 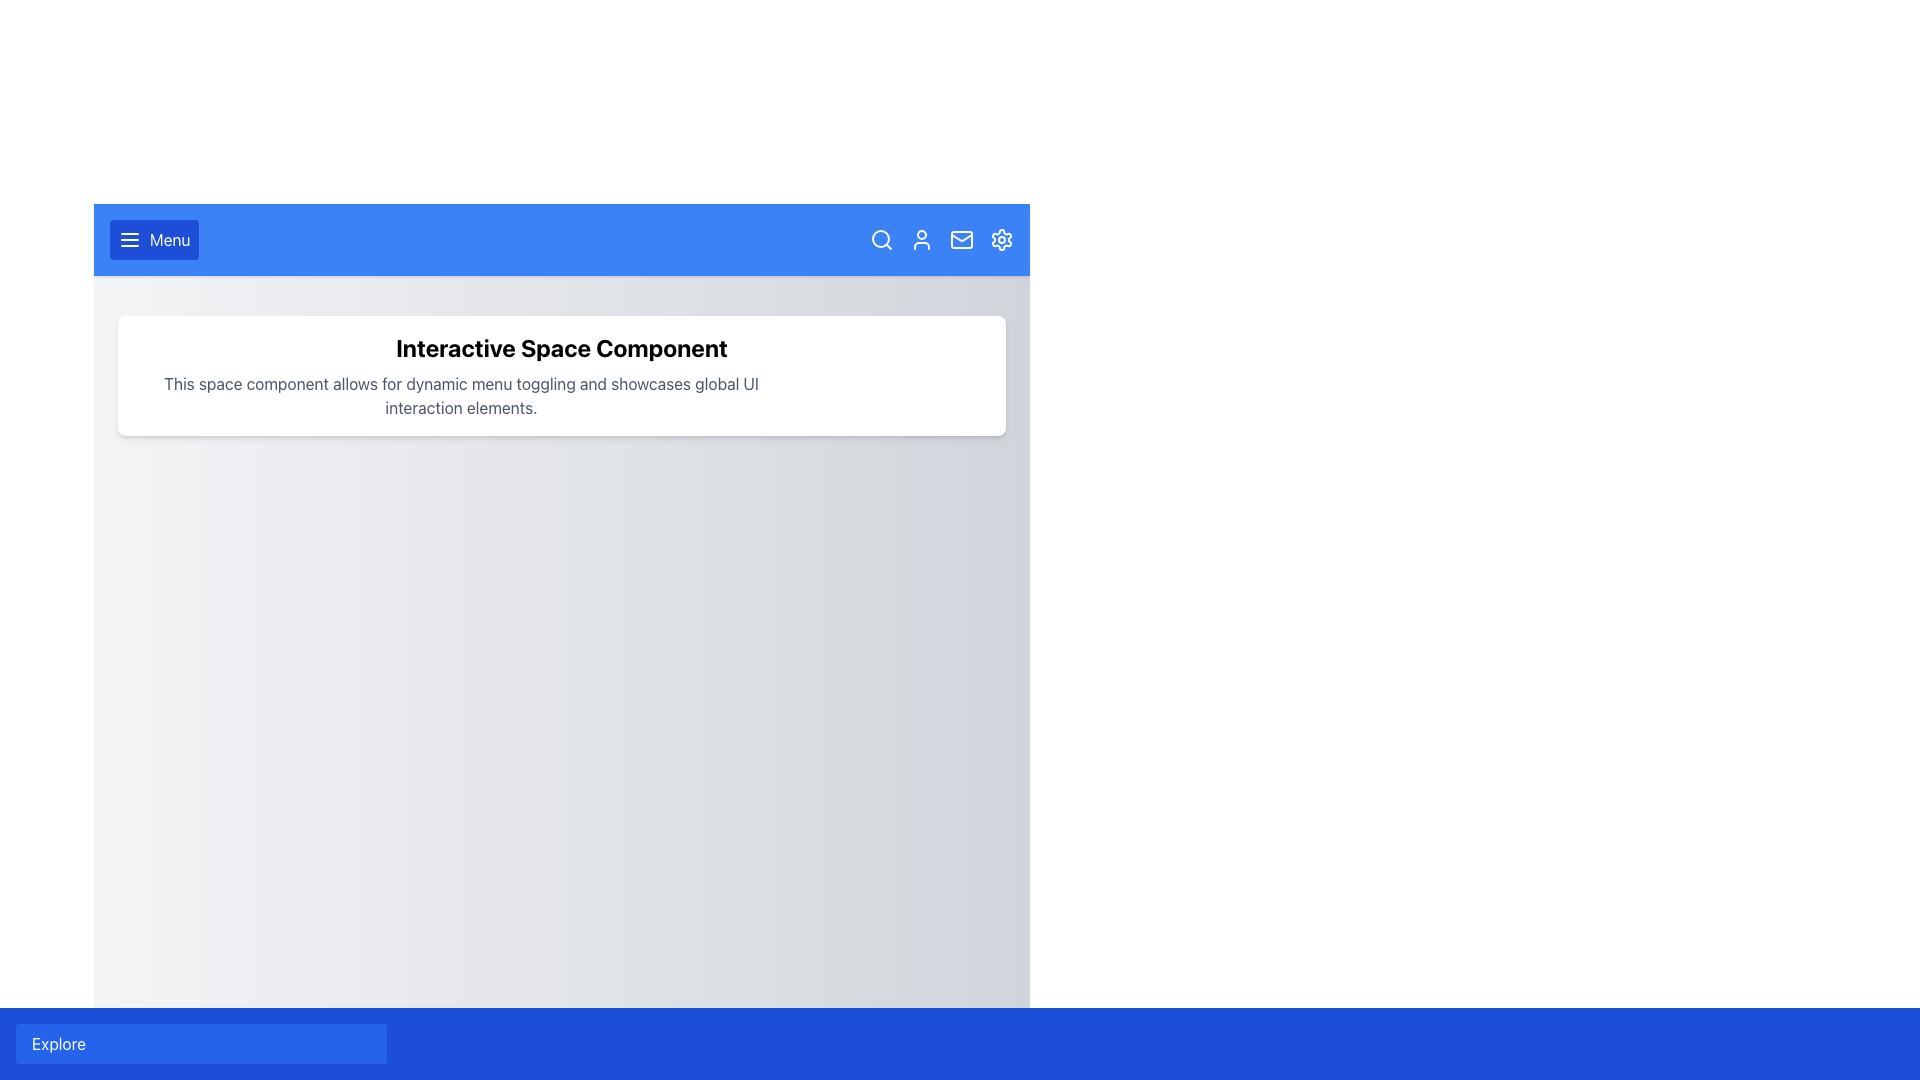 I want to click on the outlined mail icon button located at the top-right corner of the interface, which is the third icon from the right within a row of icons, so click(x=961, y=238).